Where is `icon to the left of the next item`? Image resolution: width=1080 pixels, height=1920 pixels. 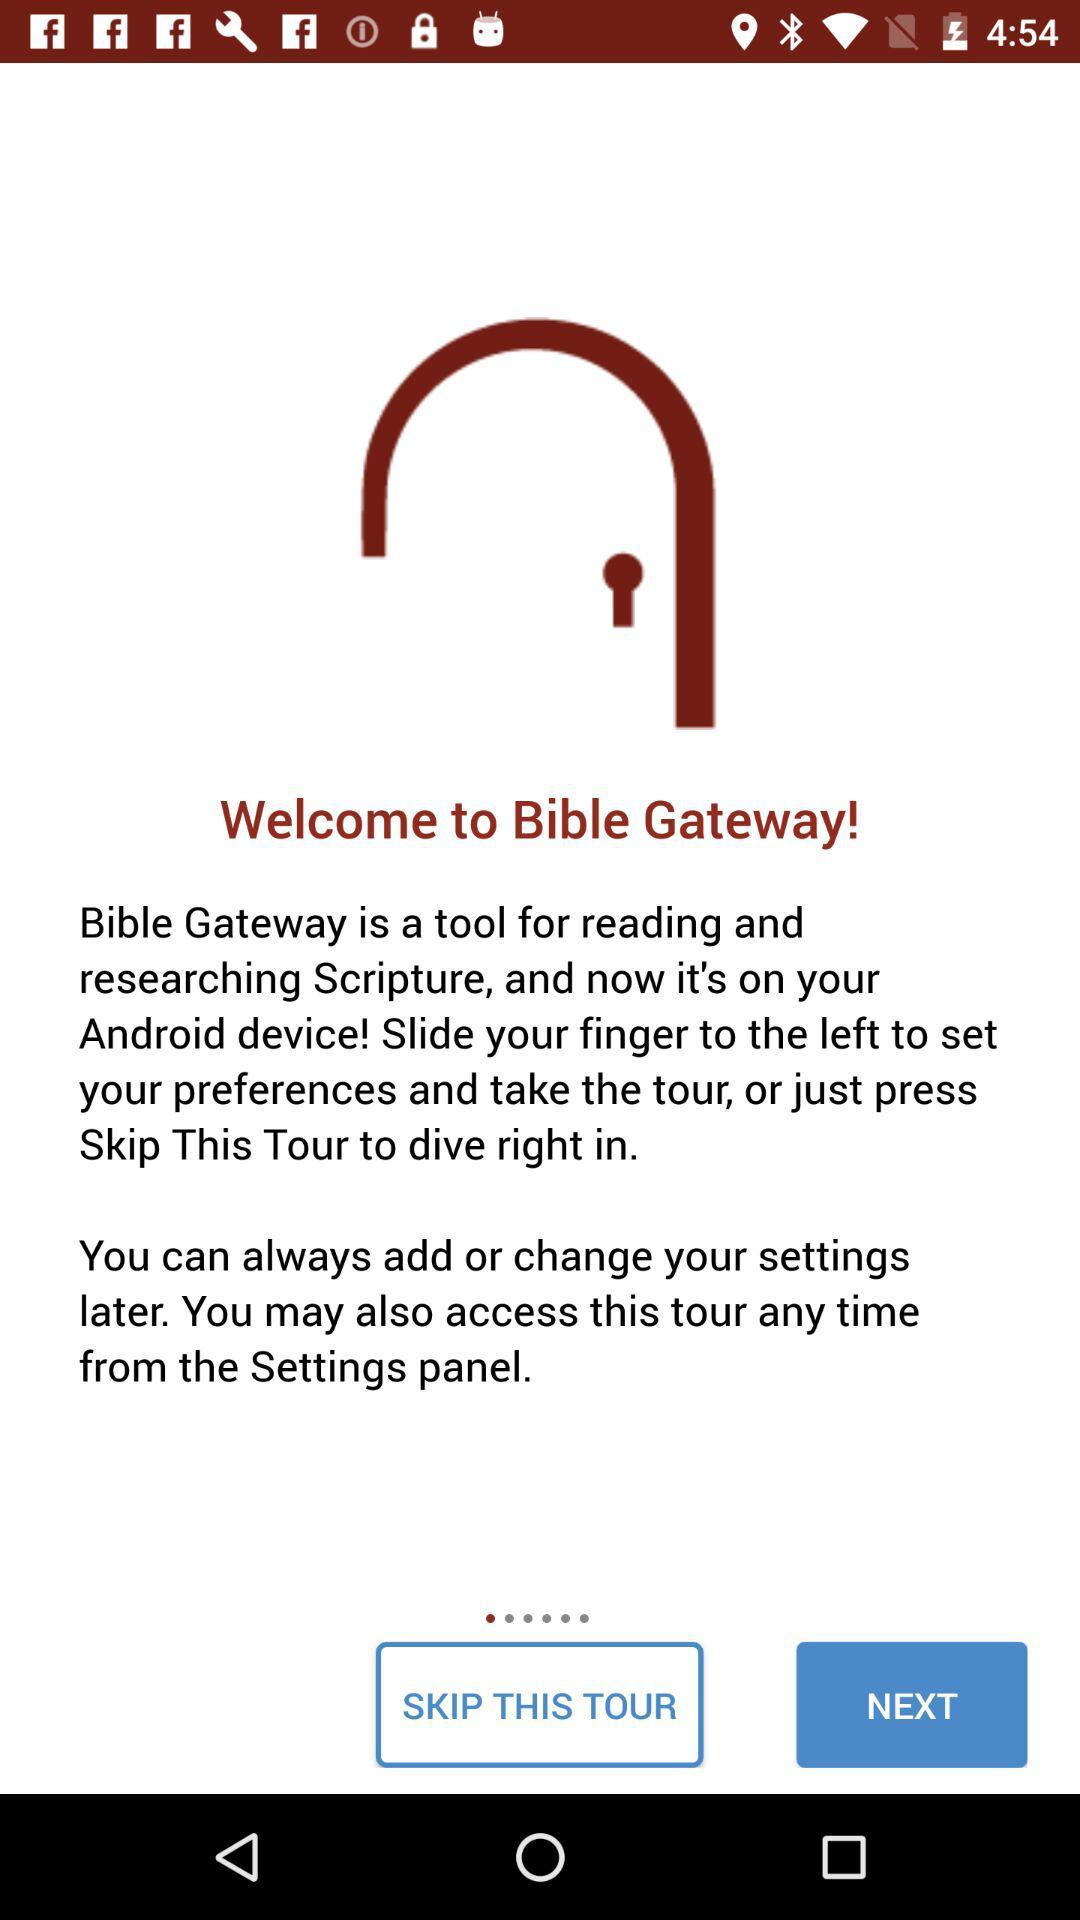 icon to the left of the next item is located at coordinates (538, 1703).